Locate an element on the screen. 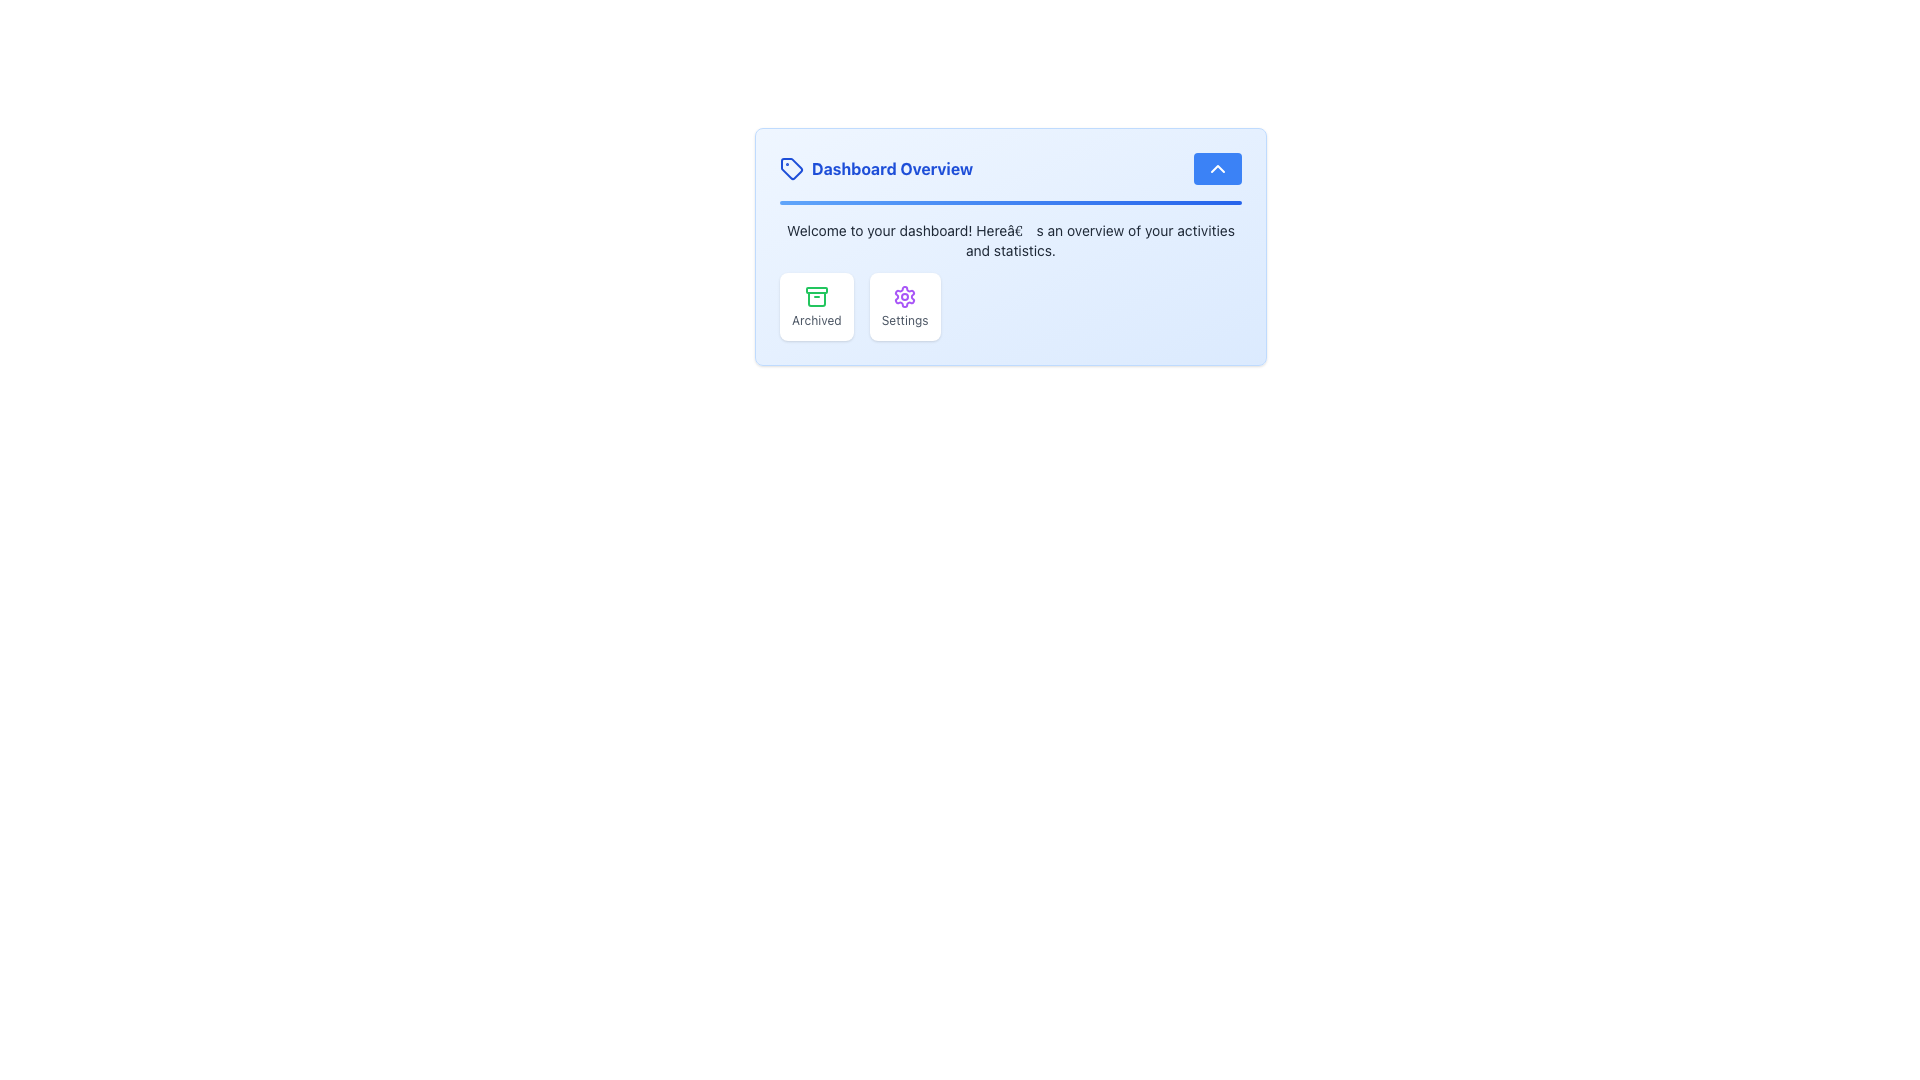  the upward navigation icon located in the blue button labeled 'Dashboard Overview' at the top-right corner of the main card is located at coordinates (1217, 168).